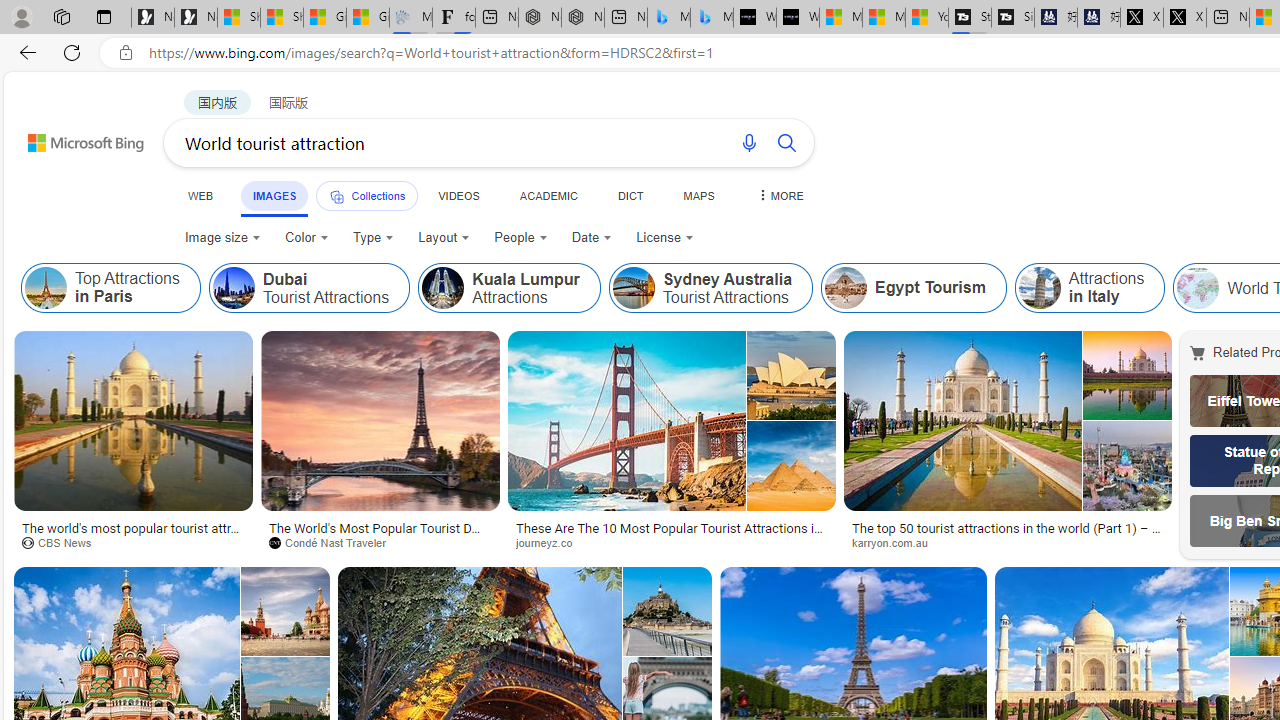 This screenshot has width=1280, height=720. I want to click on 'Microsoft Bing Travel - Stays in Bangkok, Bangkok, Thailand', so click(668, 17).